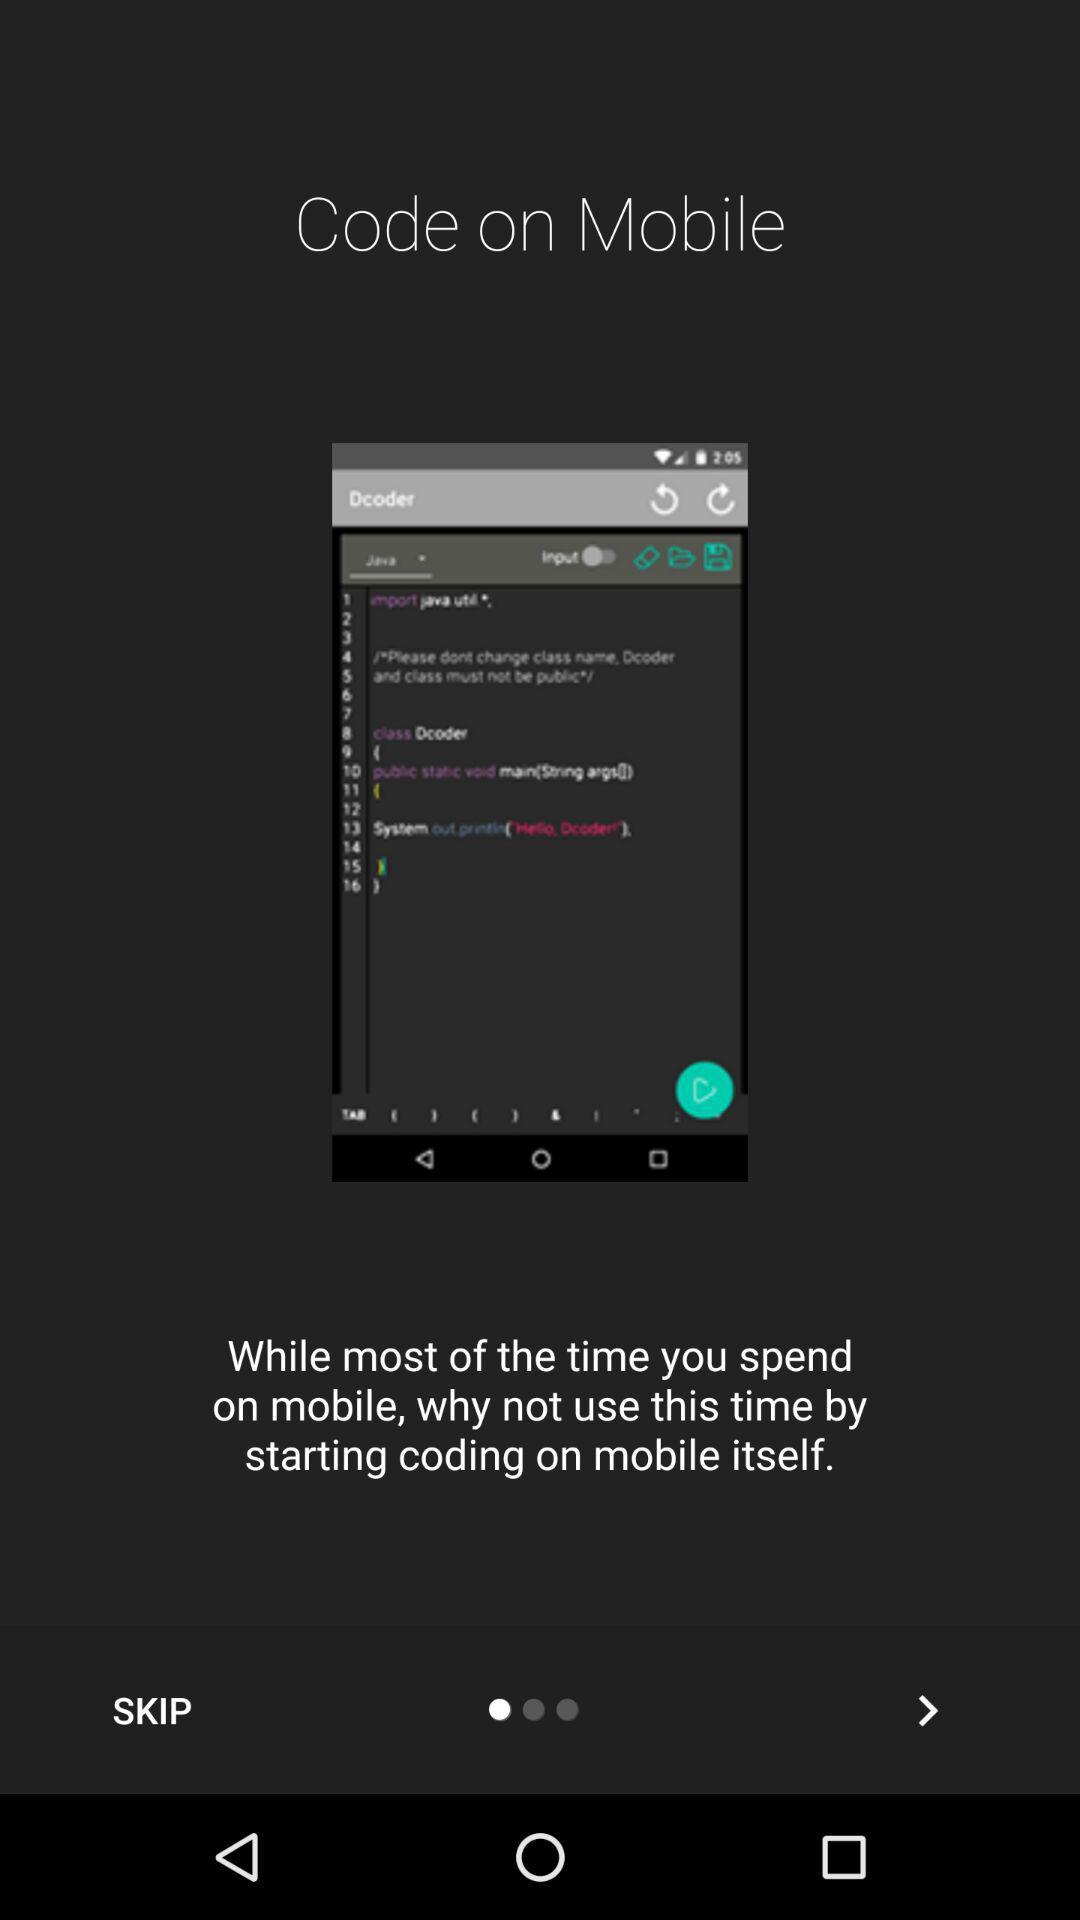  Describe the element at coordinates (927, 1709) in the screenshot. I see `the item below while most of icon` at that location.